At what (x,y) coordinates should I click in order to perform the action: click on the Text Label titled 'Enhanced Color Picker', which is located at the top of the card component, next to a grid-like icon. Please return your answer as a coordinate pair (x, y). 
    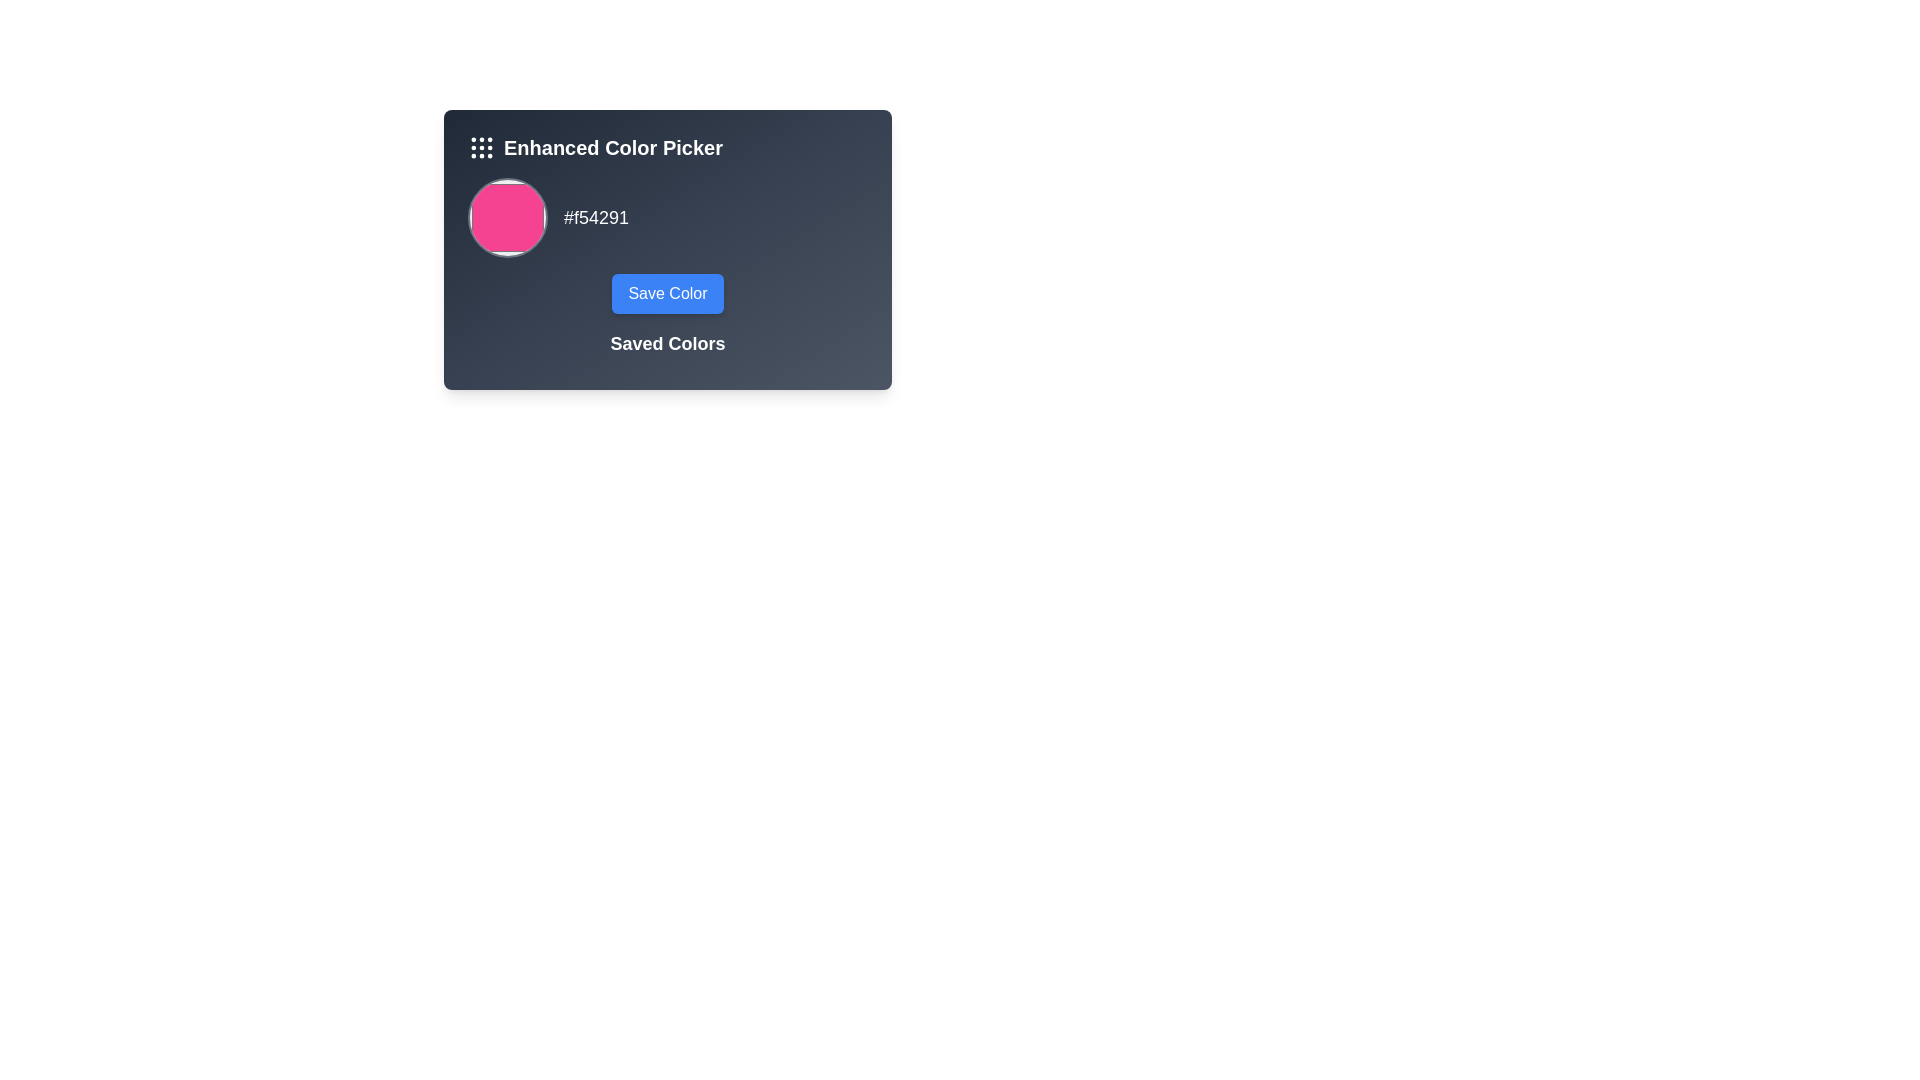
    Looking at the image, I should click on (612, 146).